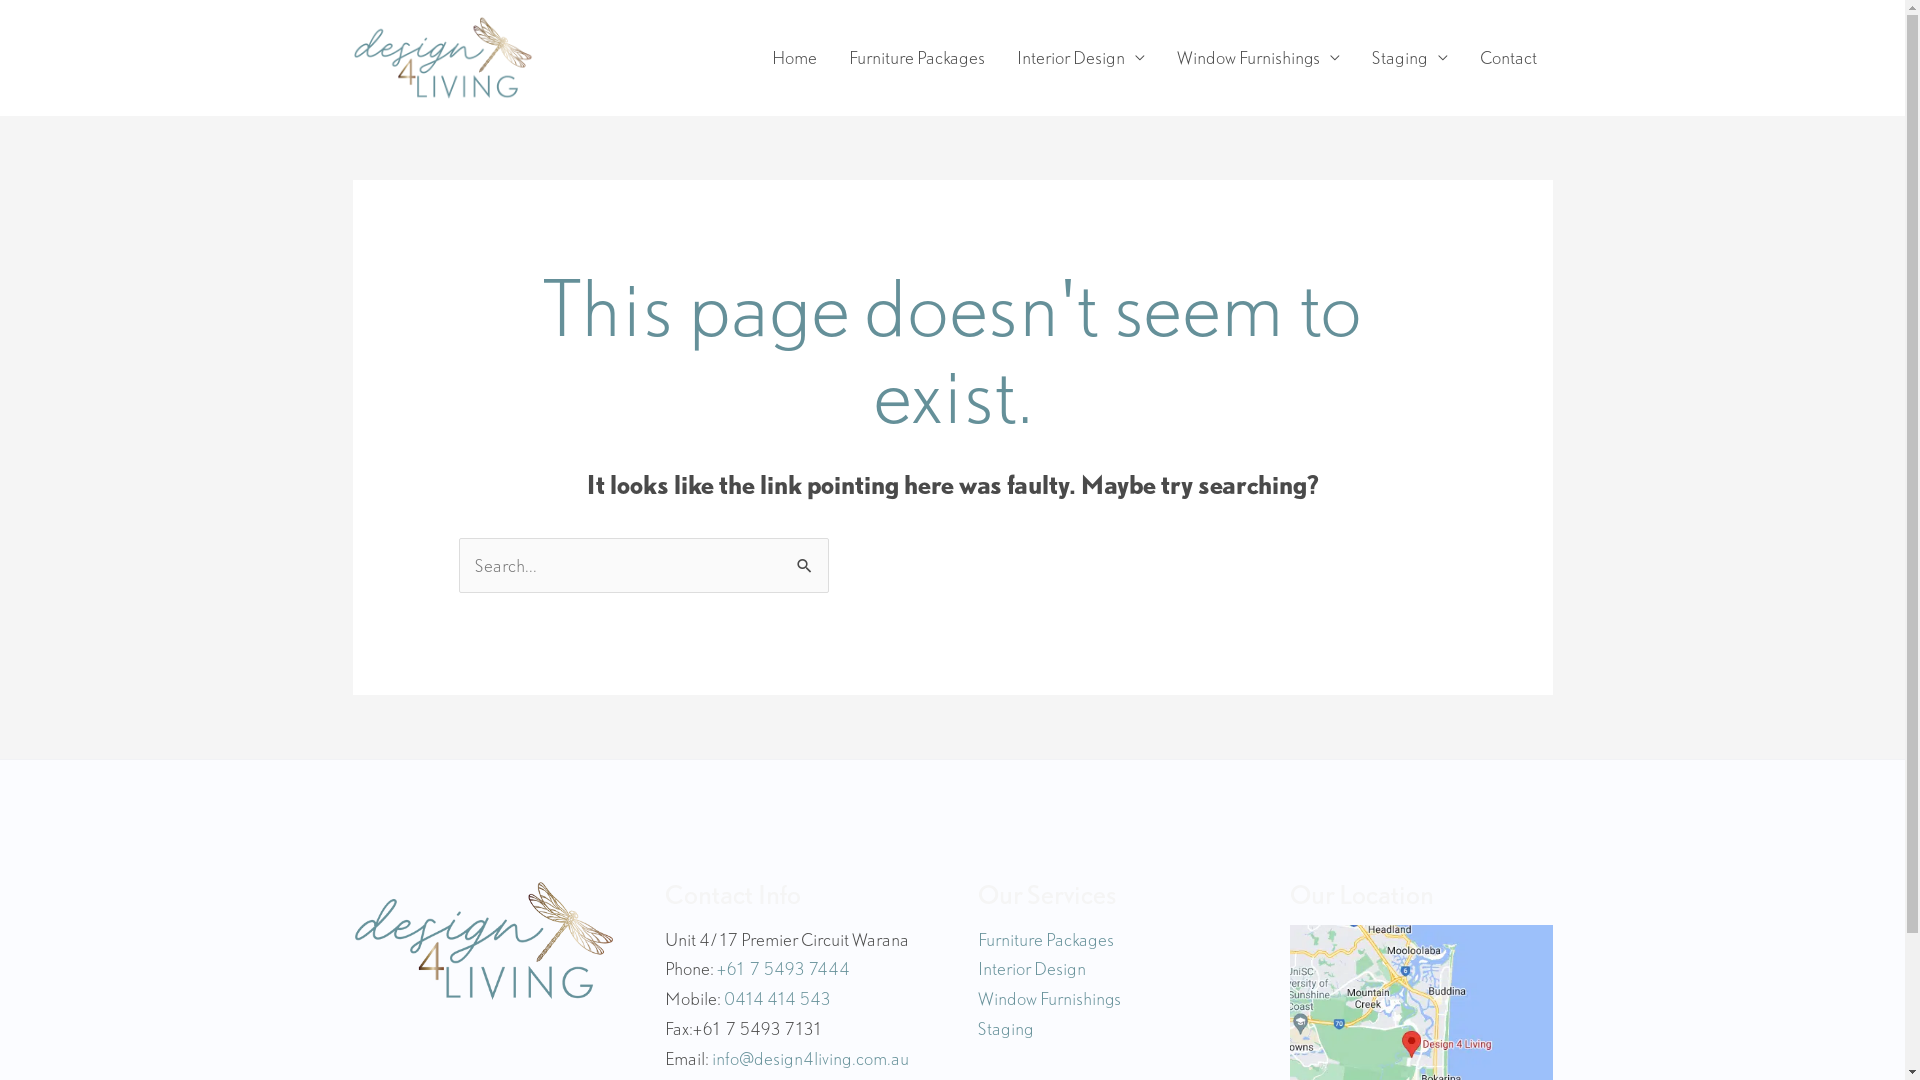  I want to click on 'Staging', so click(1006, 1028).